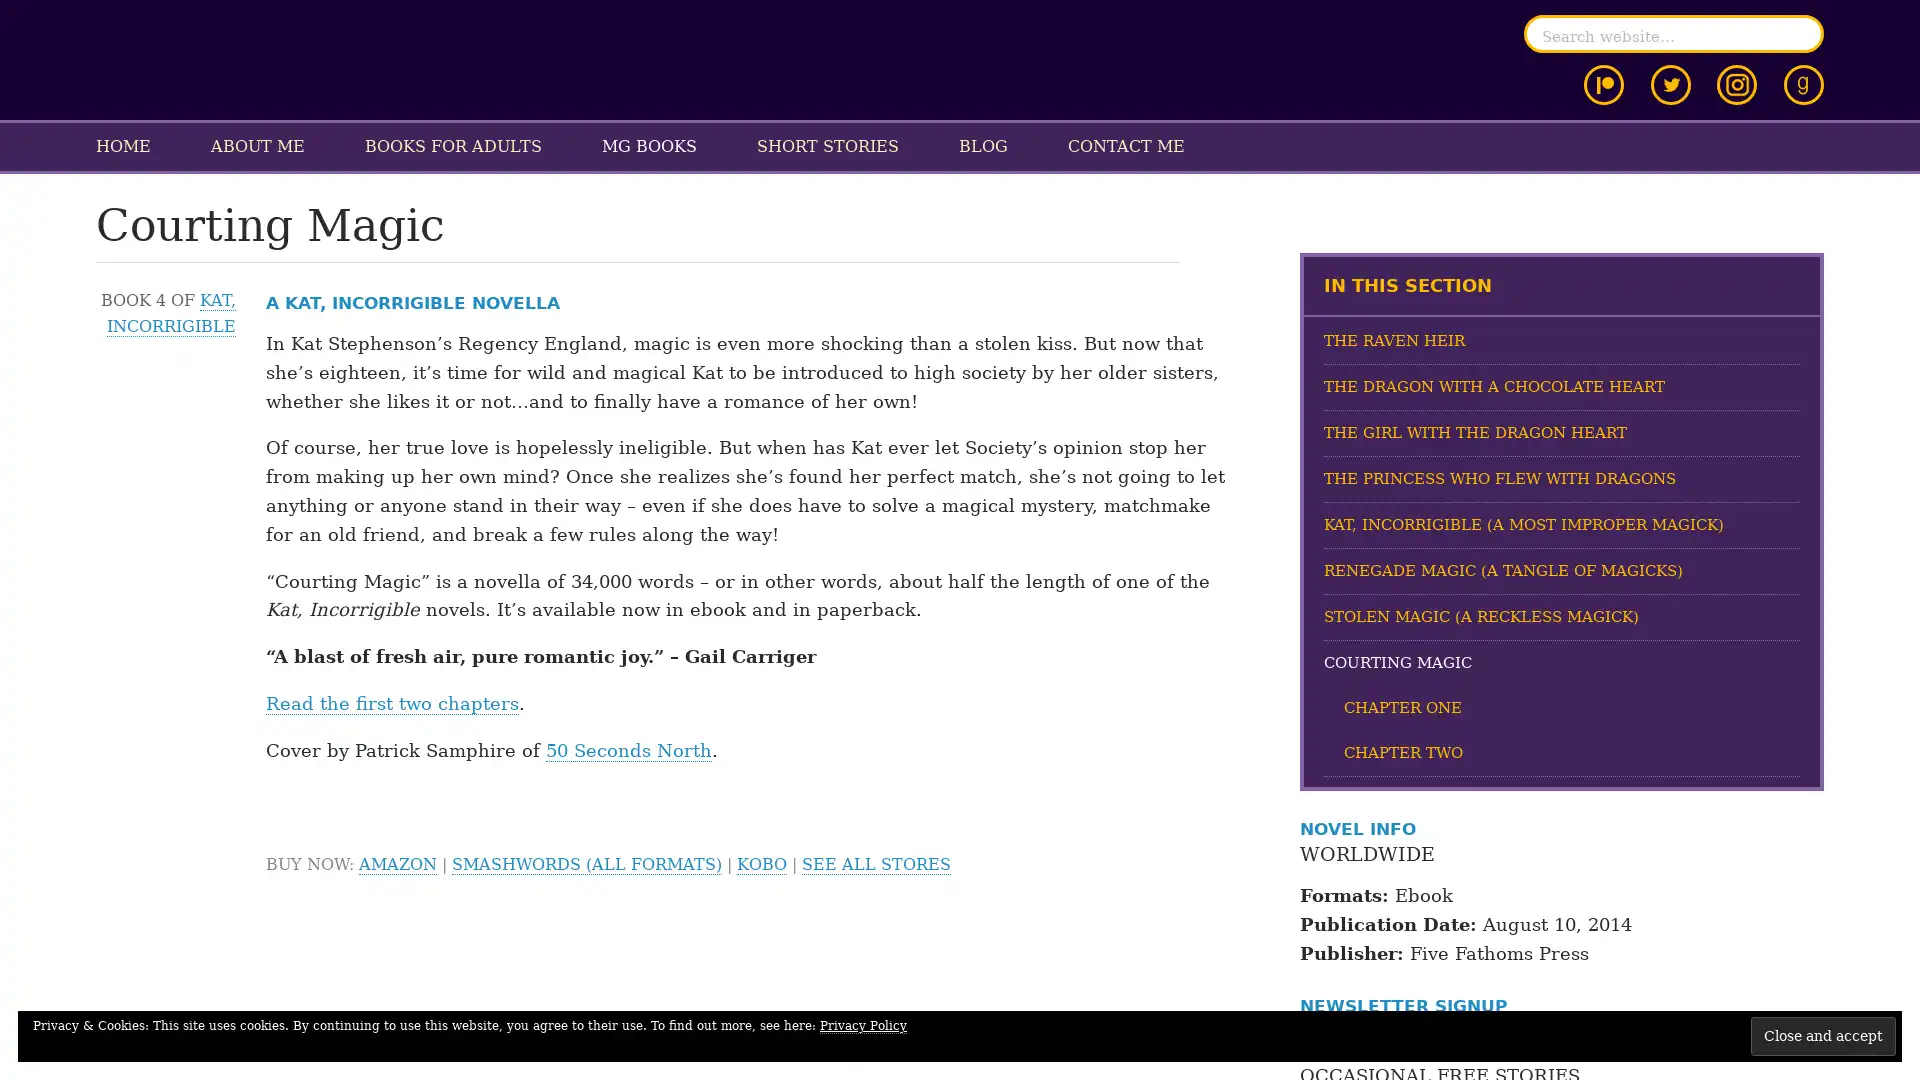 The width and height of the screenshot is (1920, 1080). What do you see at coordinates (1800, 34) in the screenshot?
I see `Search` at bounding box center [1800, 34].